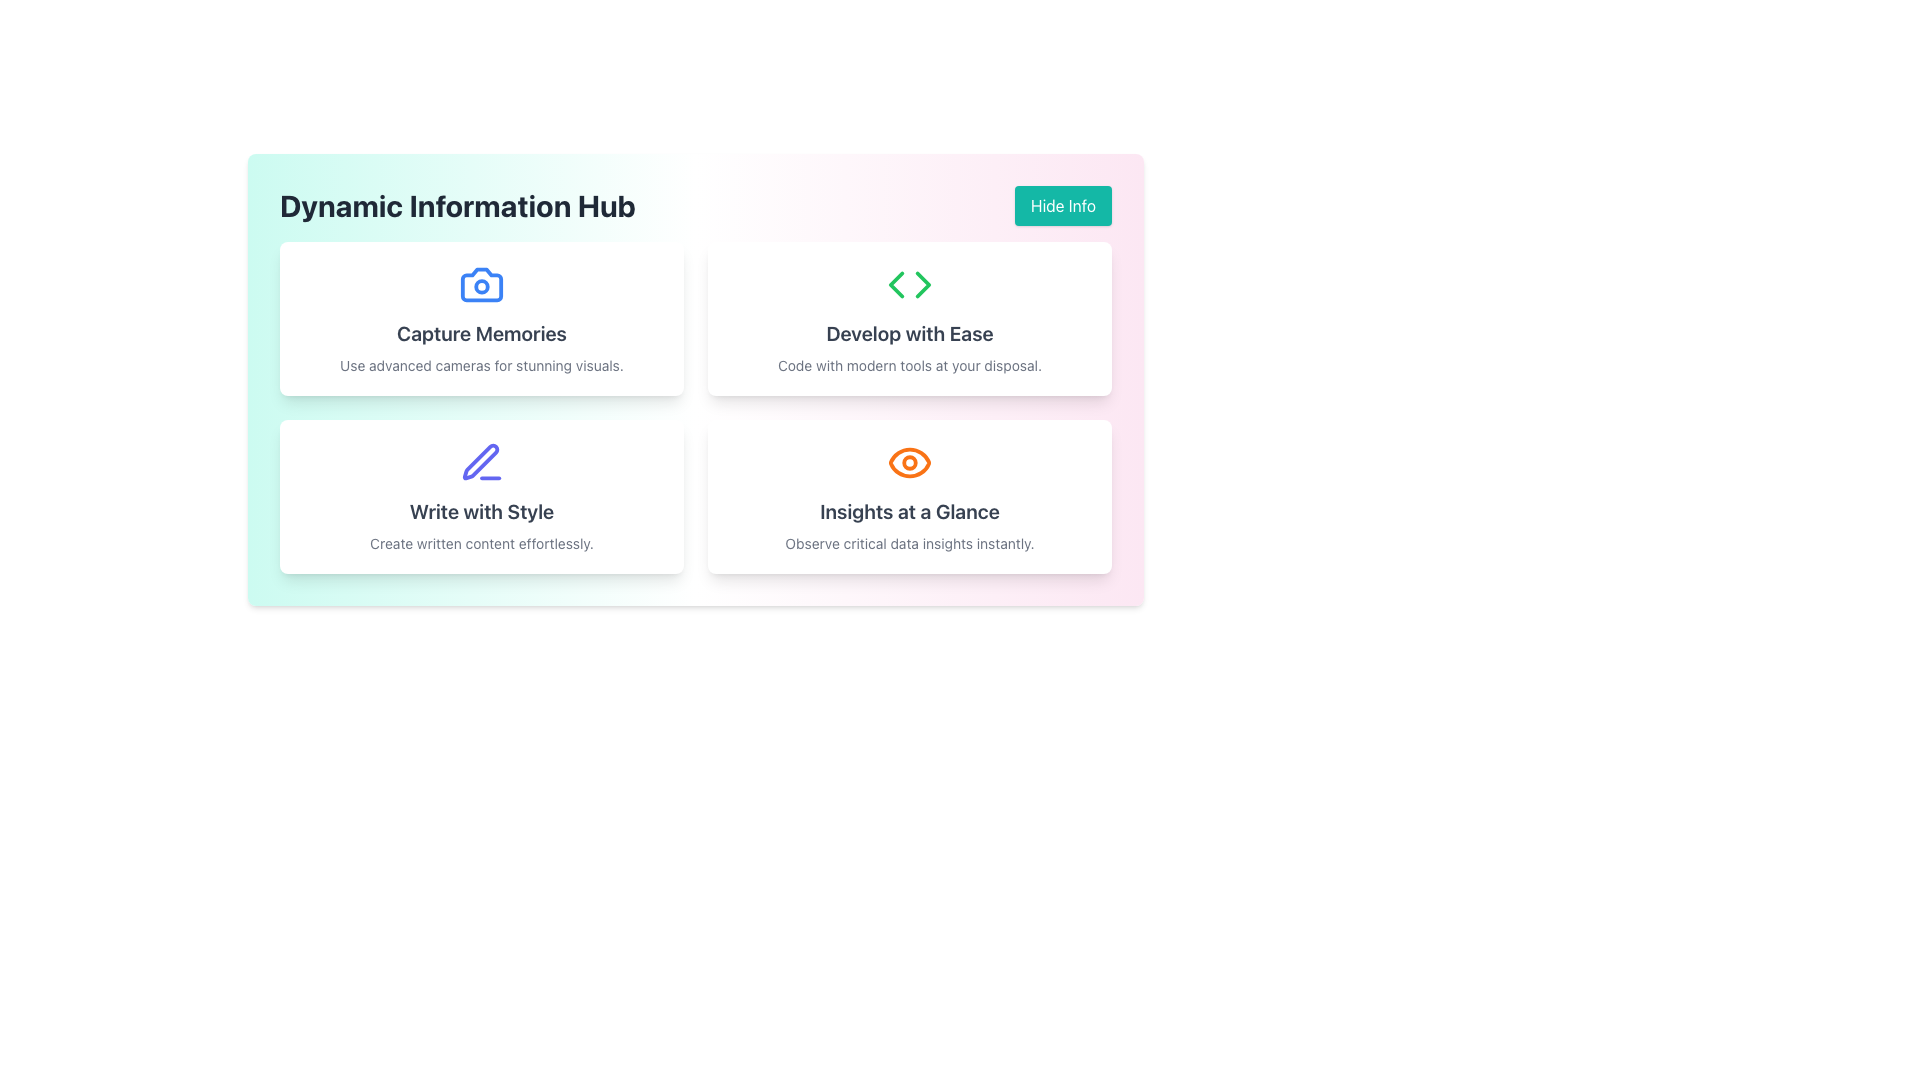 Image resolution: width=1920 pixels, height=1080 pixels. Describe the element at coordinates (481, 285) in the screenshot. I see `the blue camera icon located in the upper-left card of the four-card grid, which is centered above the 'Capture Memories' text` at that location.